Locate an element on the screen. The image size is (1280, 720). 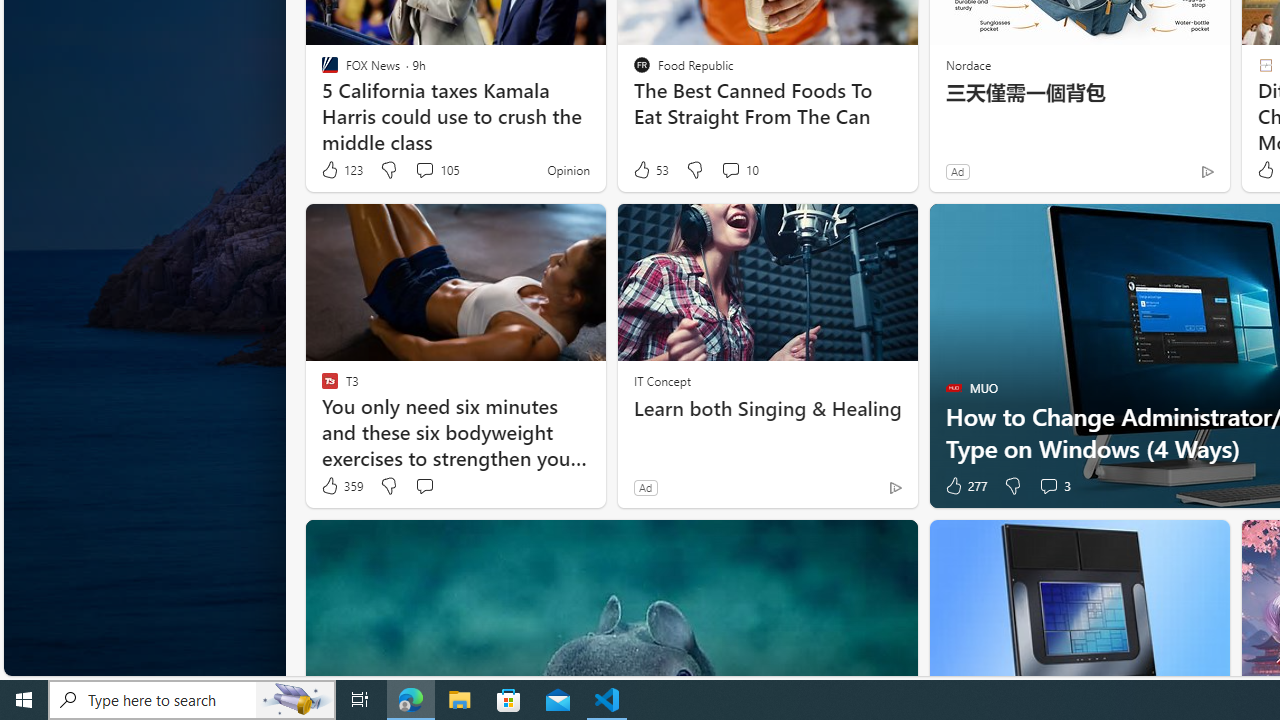
'IT Concept' is located at coordinates (662, 380).